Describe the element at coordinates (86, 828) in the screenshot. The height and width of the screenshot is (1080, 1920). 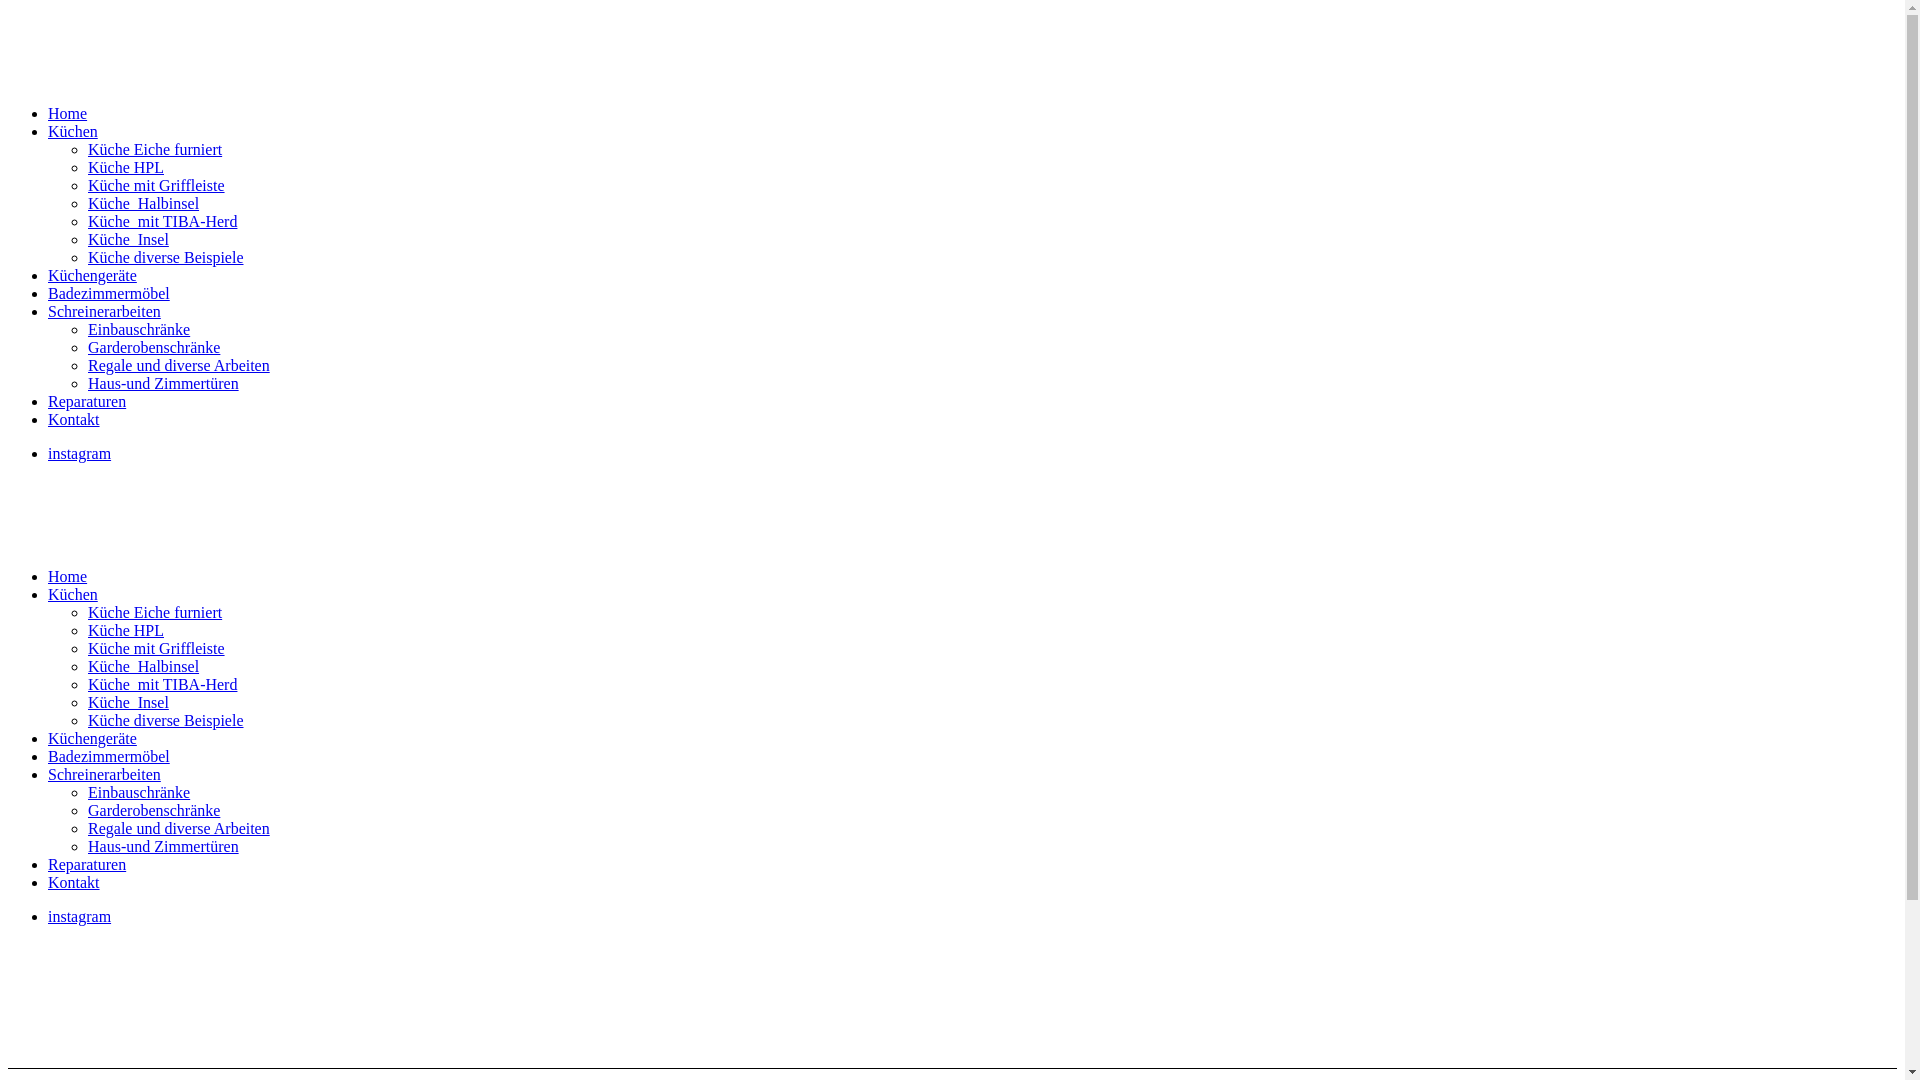
I see `'Regale und diverse Arbeiten'` at that location.